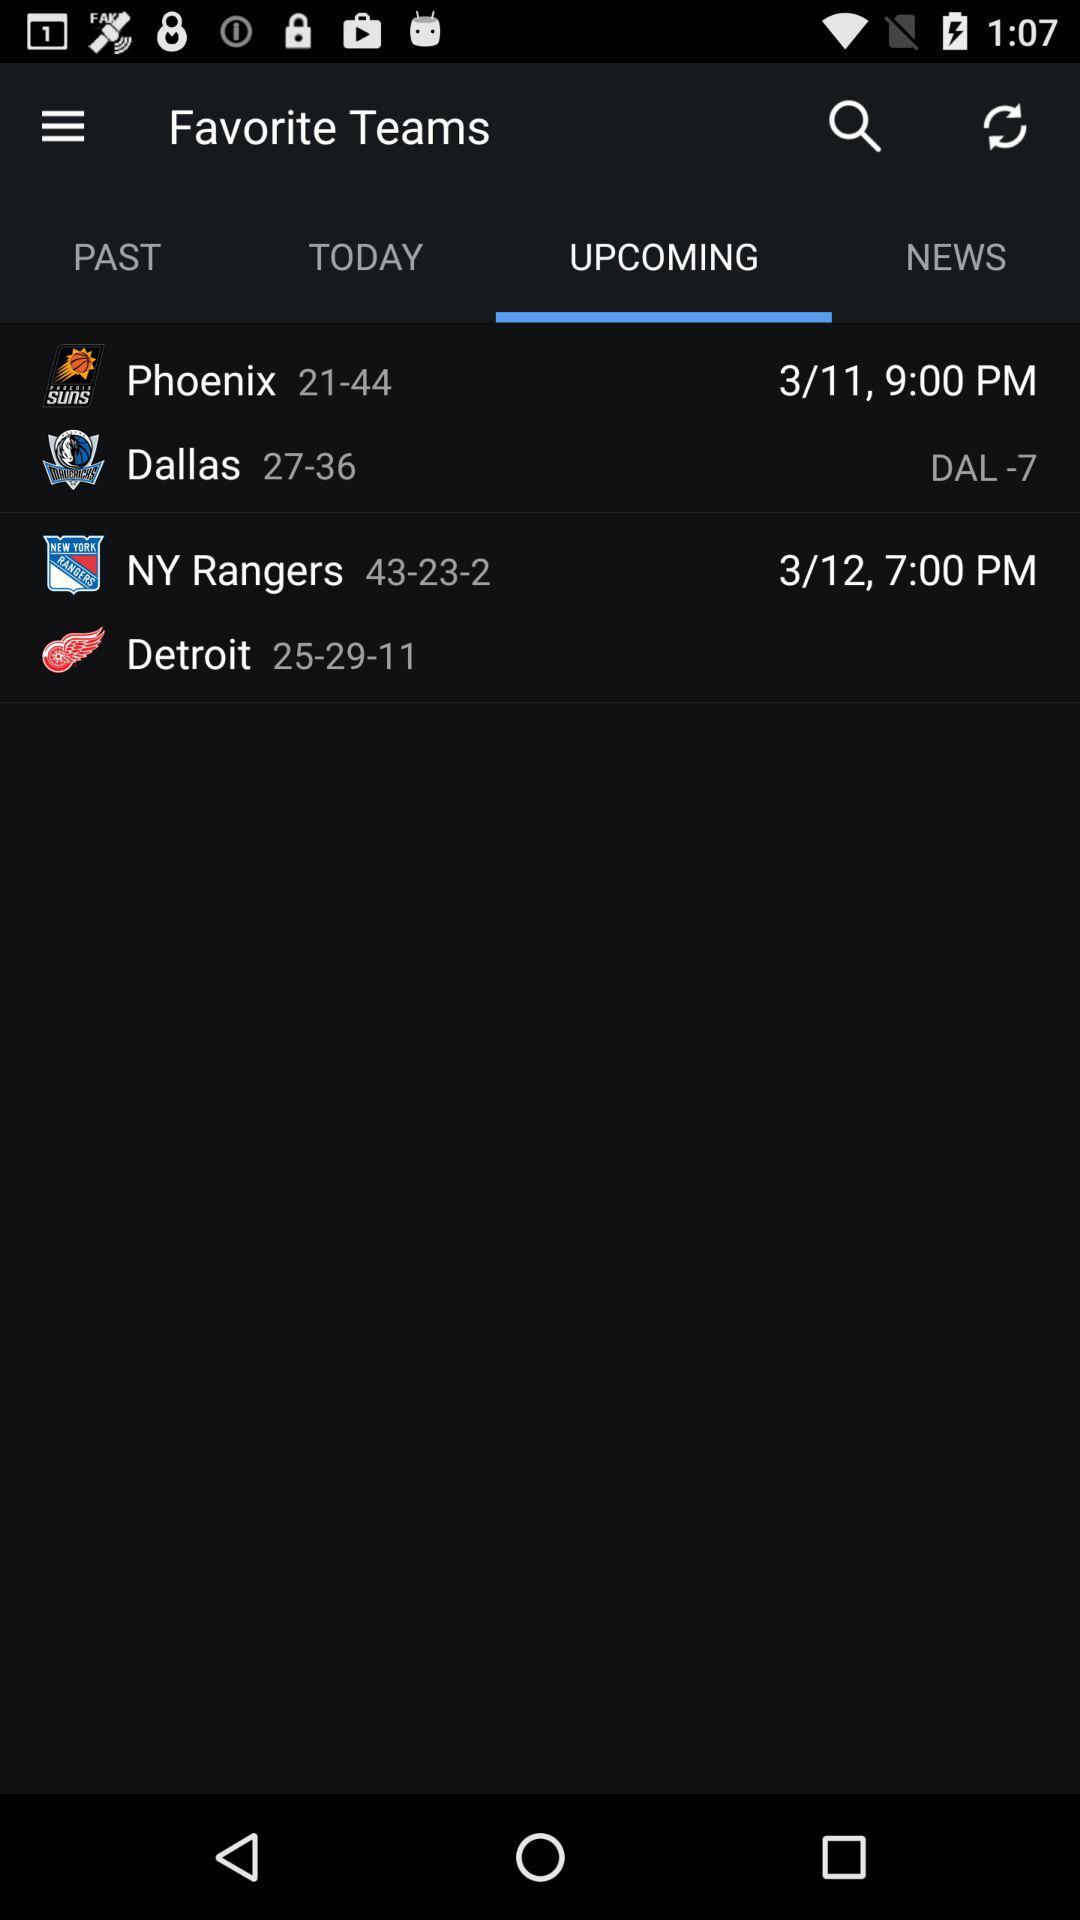  Describe the element at coordinates (1005, 133) in the screenshot. I see `the refresh icon` at that location.